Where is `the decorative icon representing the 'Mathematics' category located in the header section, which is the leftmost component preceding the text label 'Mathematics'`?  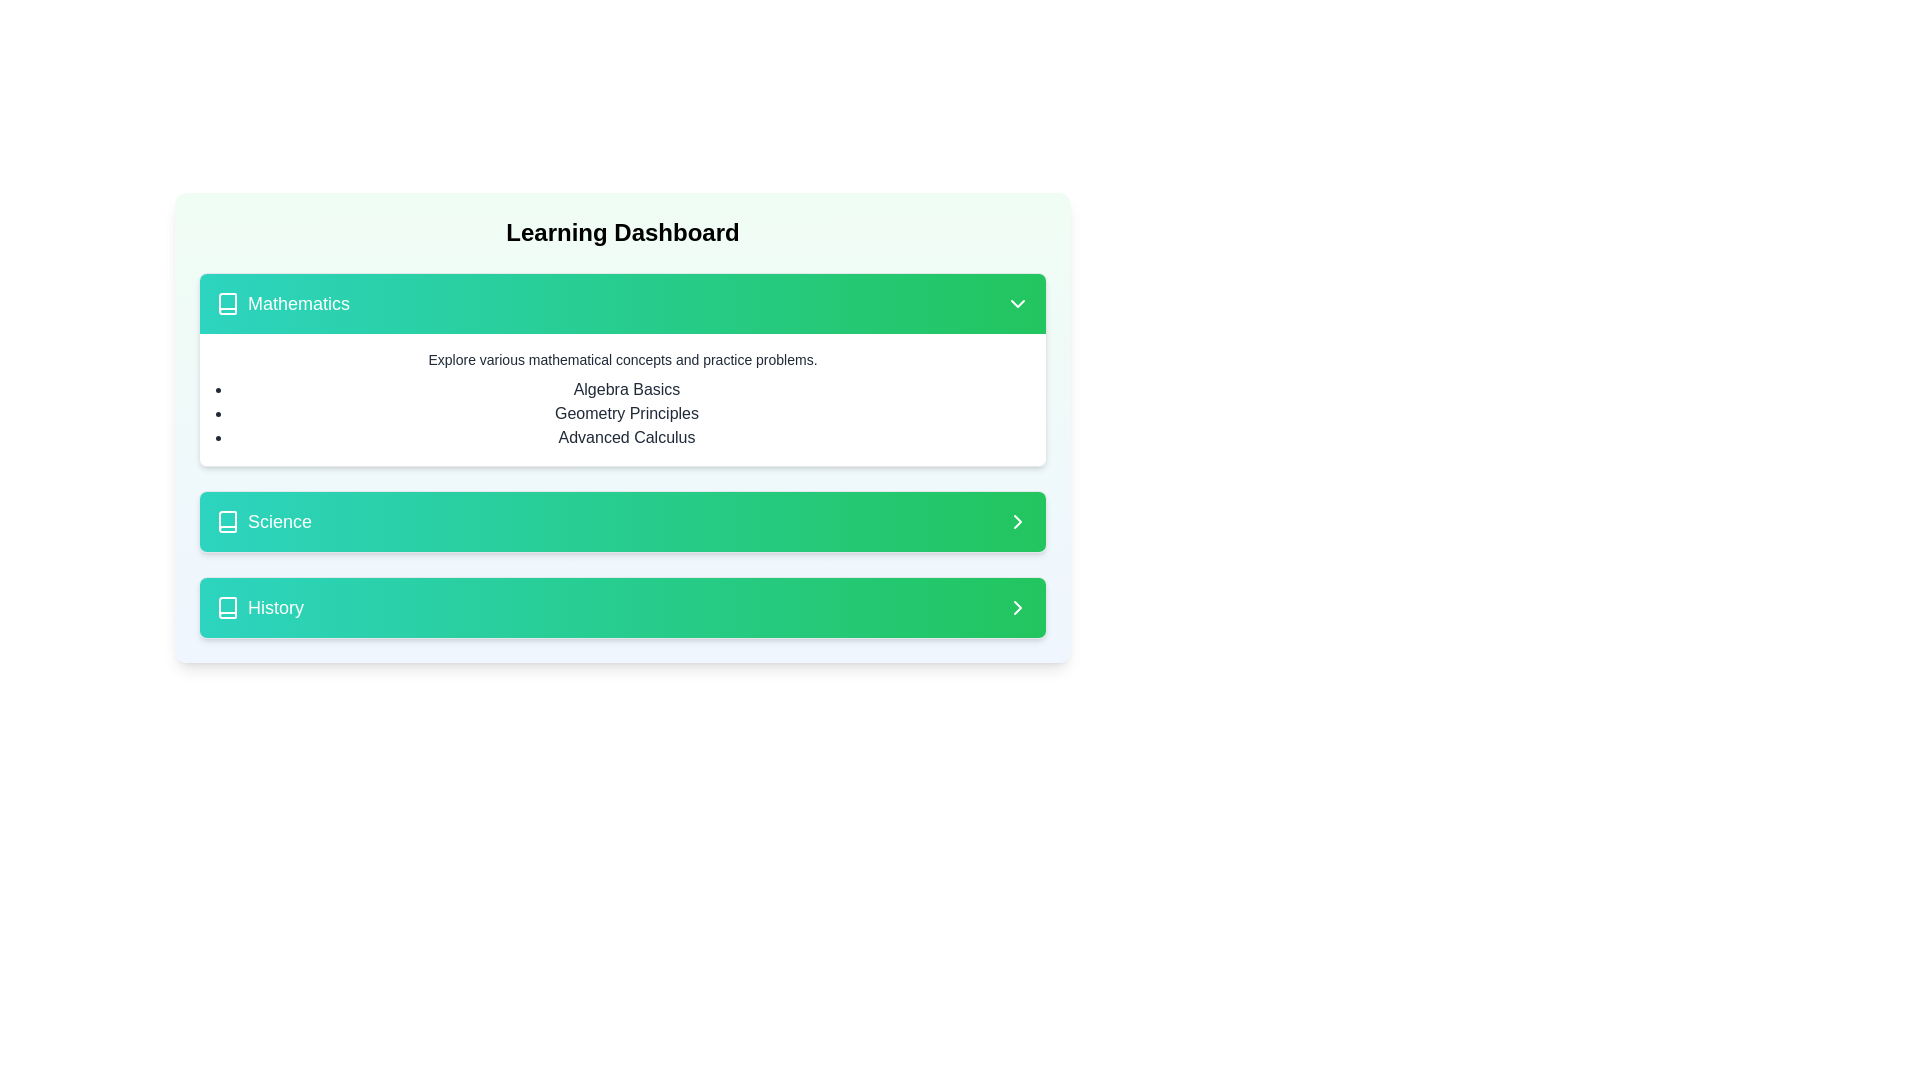
the decorative icon representing the 'Mathematics' category located in the header section, which is the leftmost component preceding the text label 'Mathematics' is located at coordinates (227, 304).